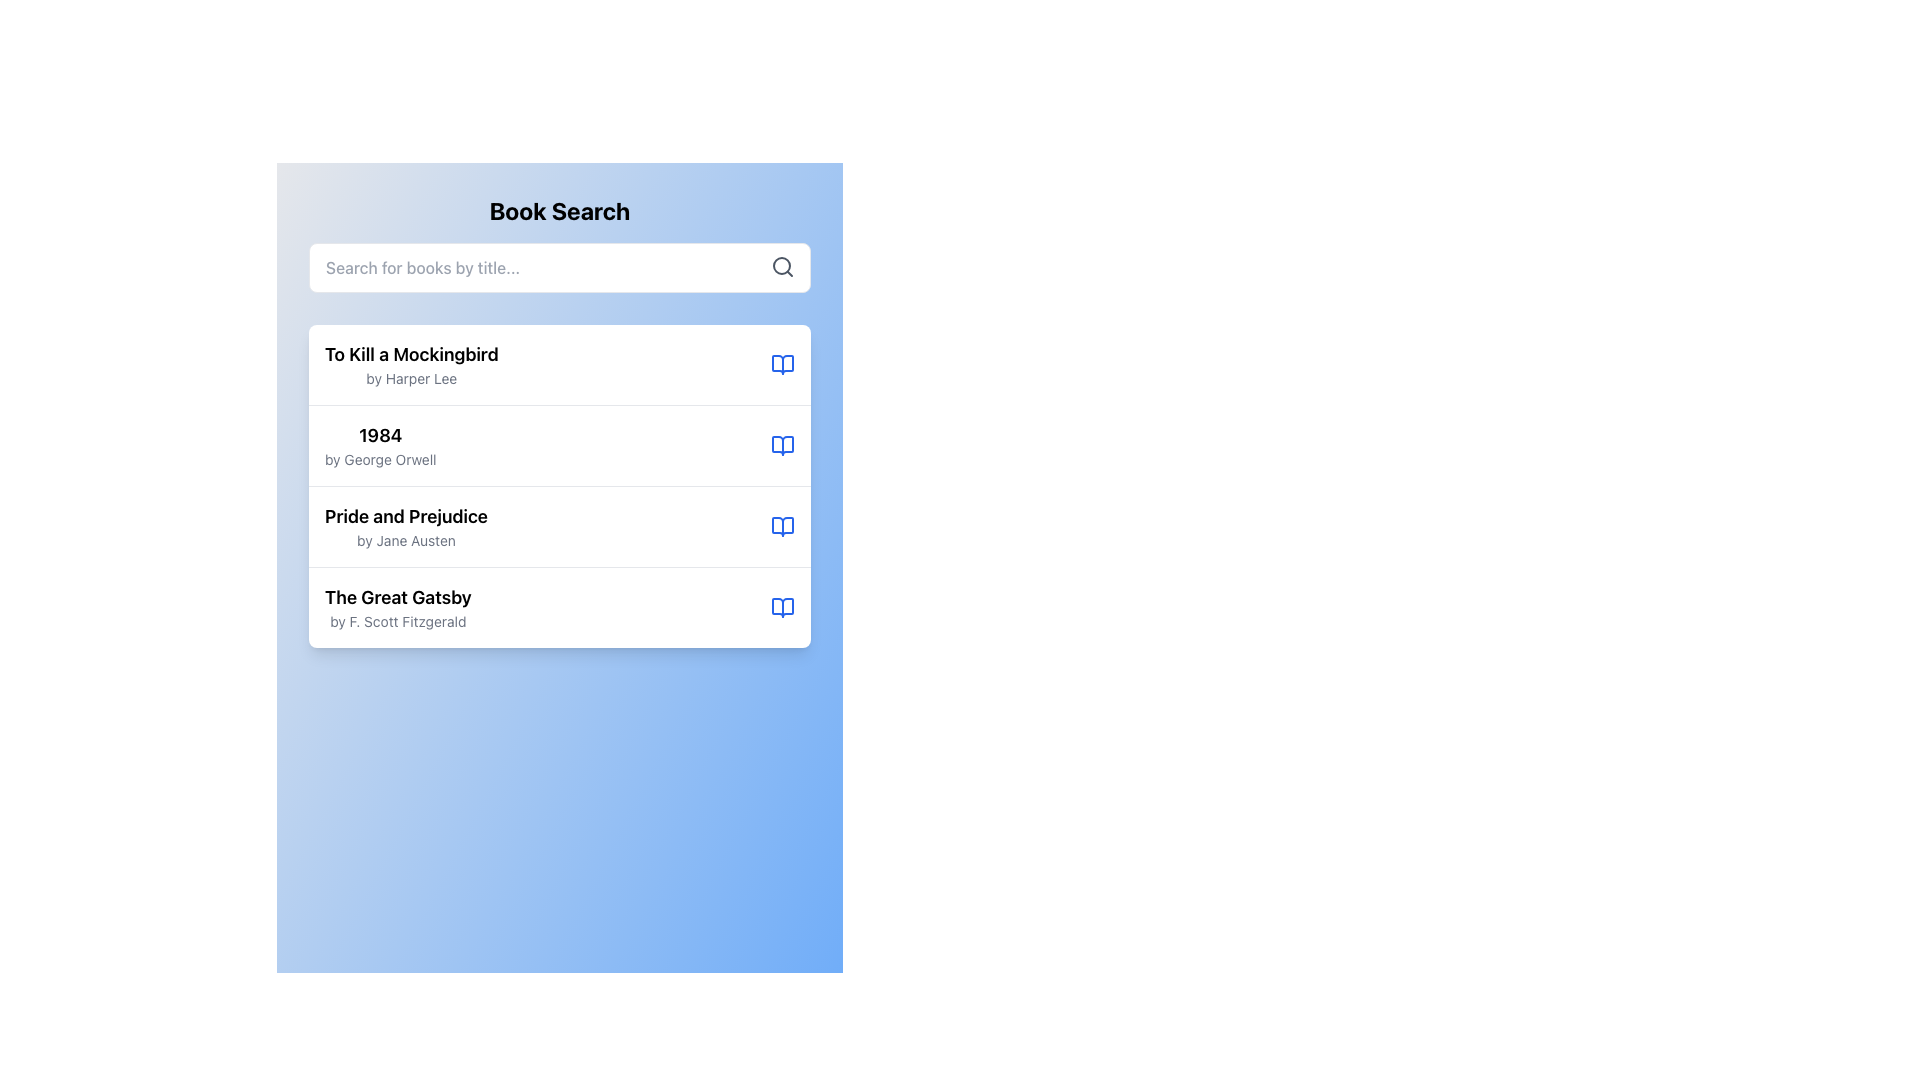  Describe the element at coordinates (781, 607) in the screenshot. I see `the blue open book icon located at the bottom-right corner of the list item for 'The Great Gatsby' by F. Scott Fitzgerald to interact with it` at that location.